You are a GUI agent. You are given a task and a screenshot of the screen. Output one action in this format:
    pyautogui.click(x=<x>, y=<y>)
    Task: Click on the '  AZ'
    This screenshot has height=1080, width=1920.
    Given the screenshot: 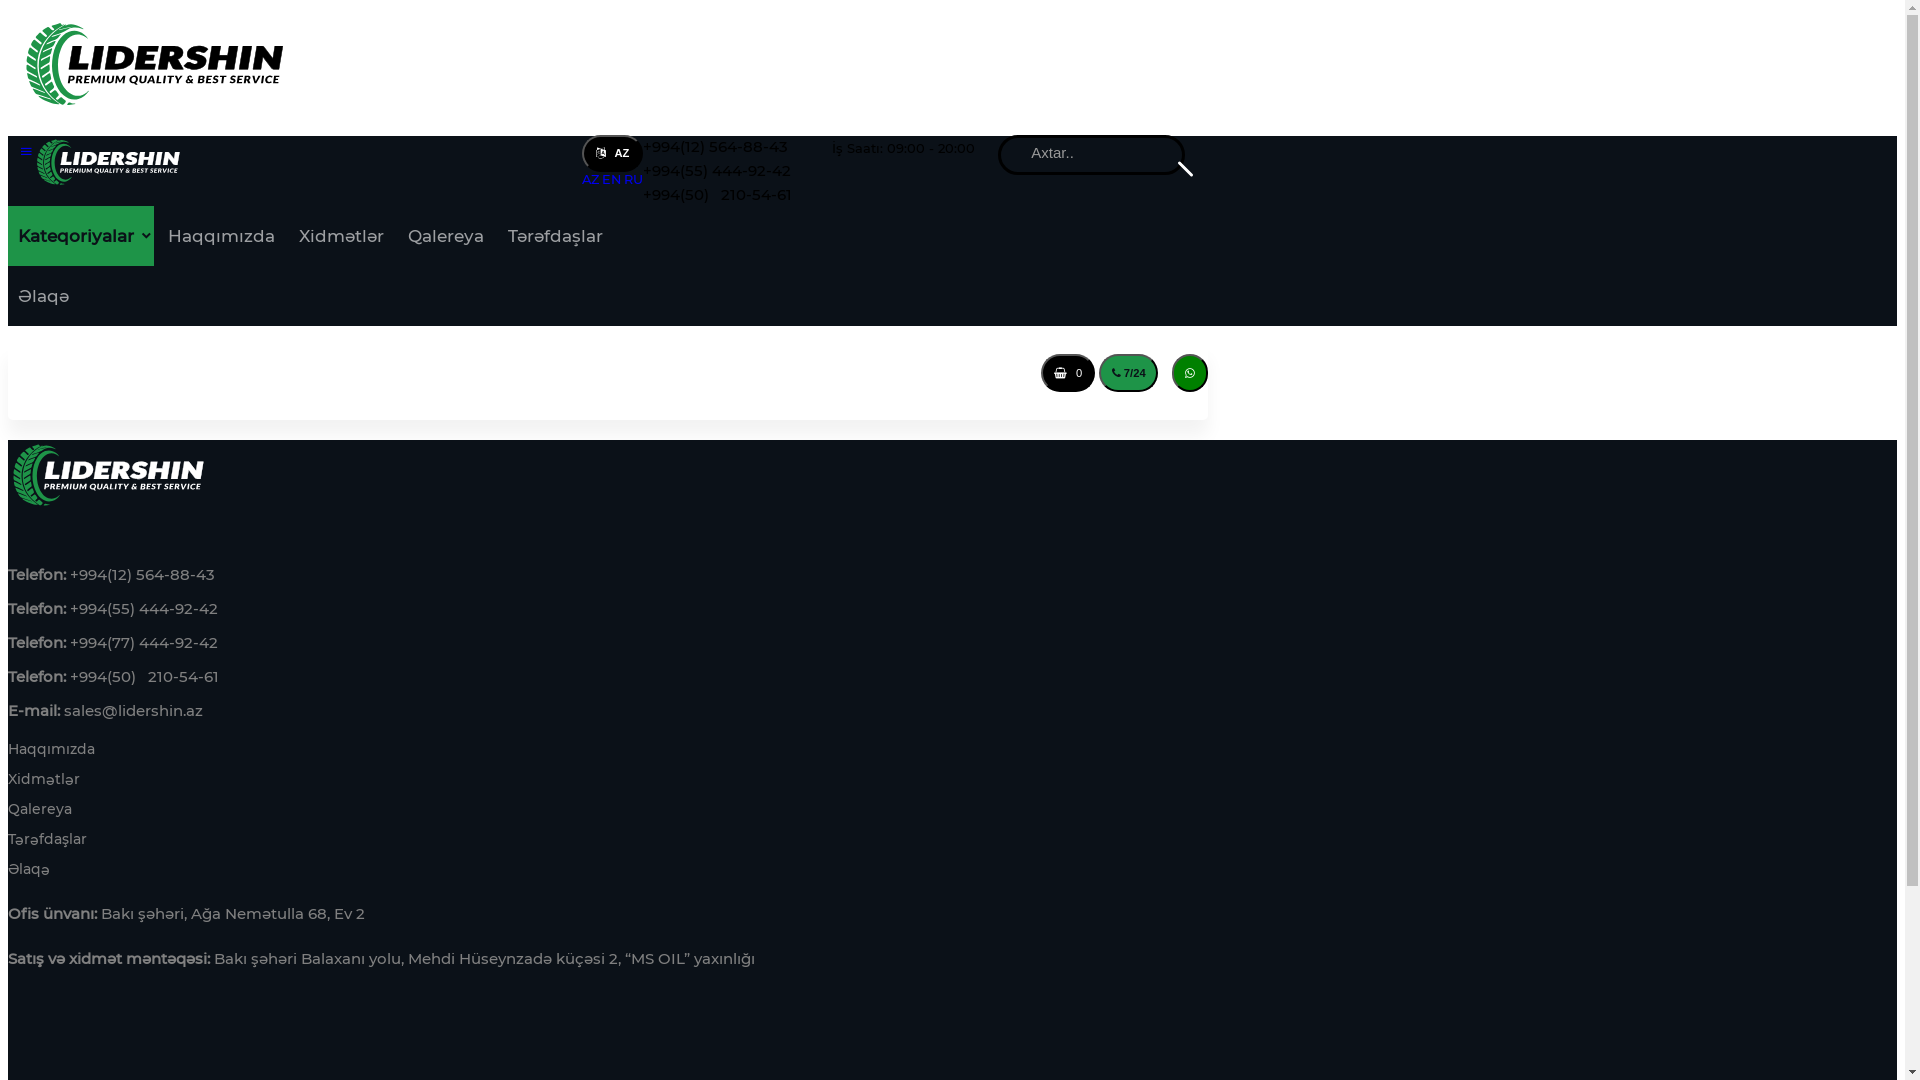 What is the action you would take?
    pyautogui.click(x=611, y=153)
    